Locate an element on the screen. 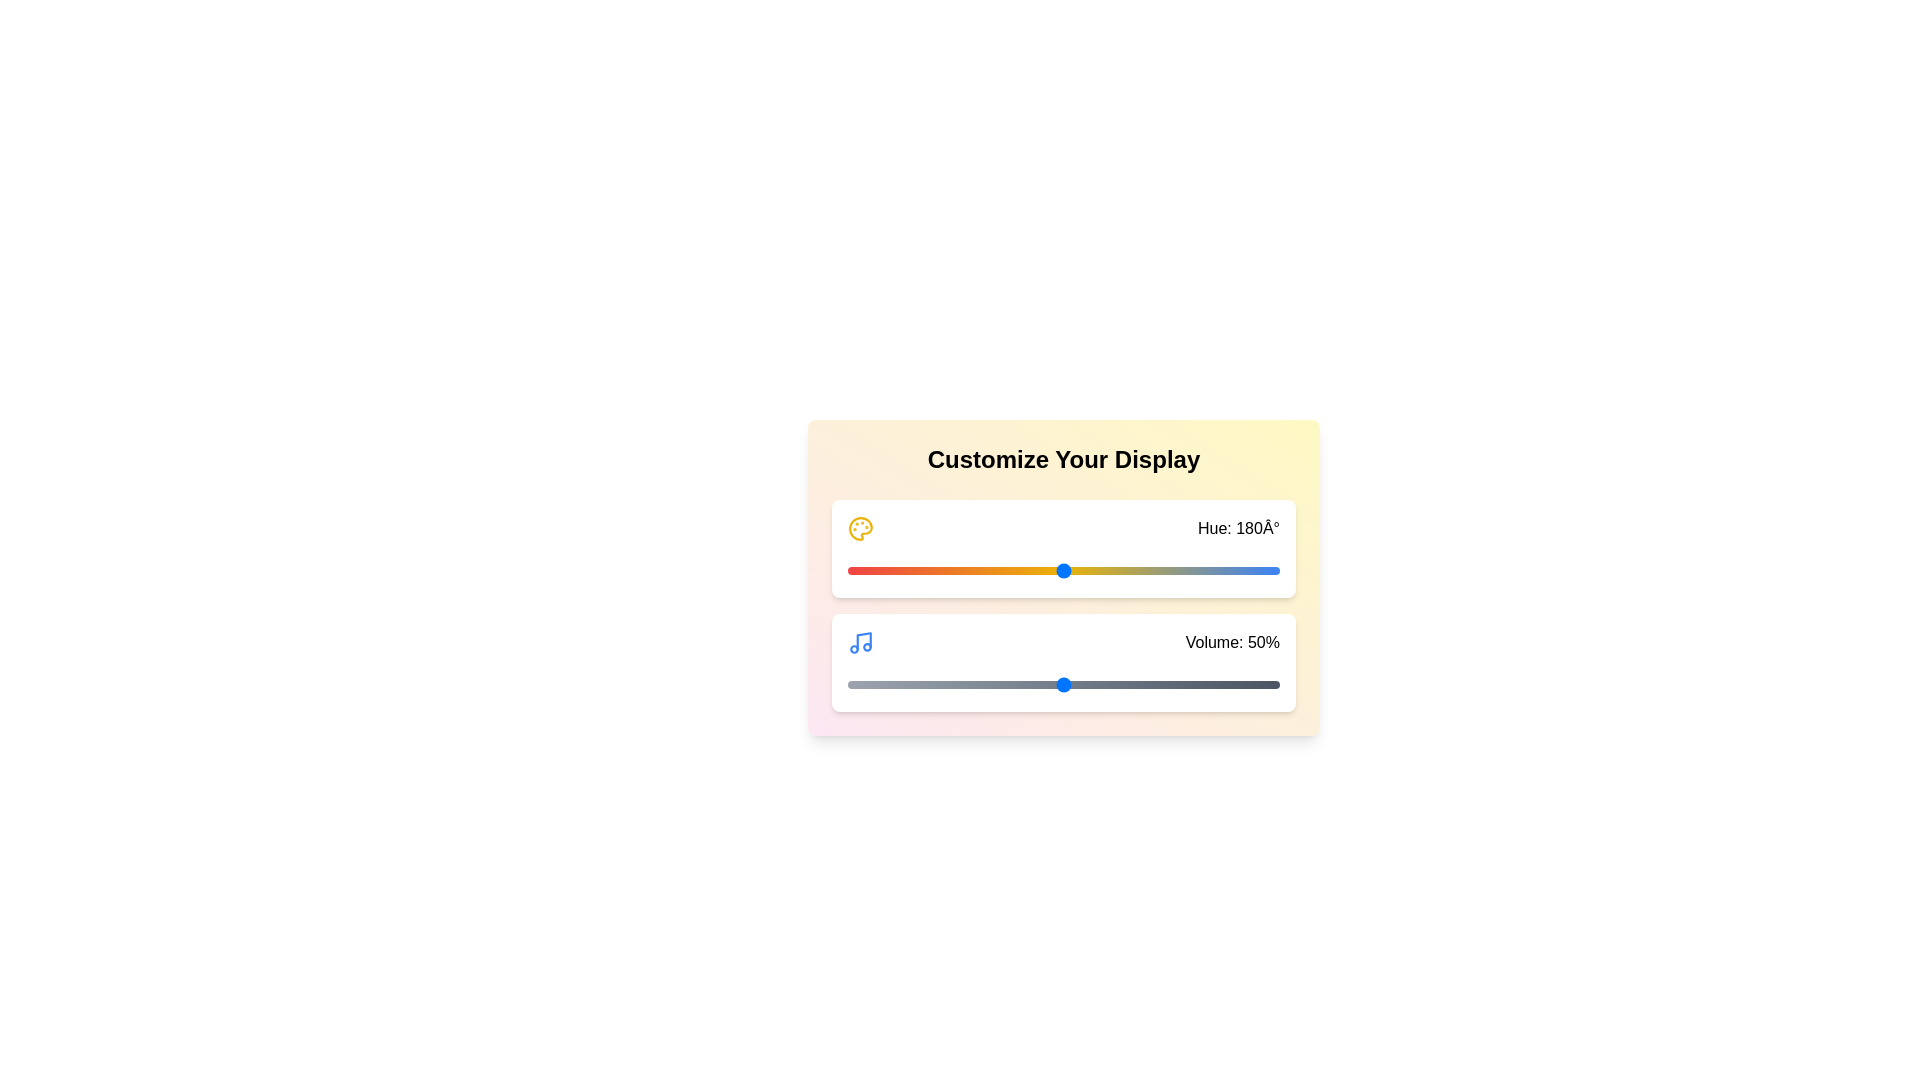 This screenshot has height=1080, width=1920. the volume slider to 53% is located at coordinates (1075, 684).